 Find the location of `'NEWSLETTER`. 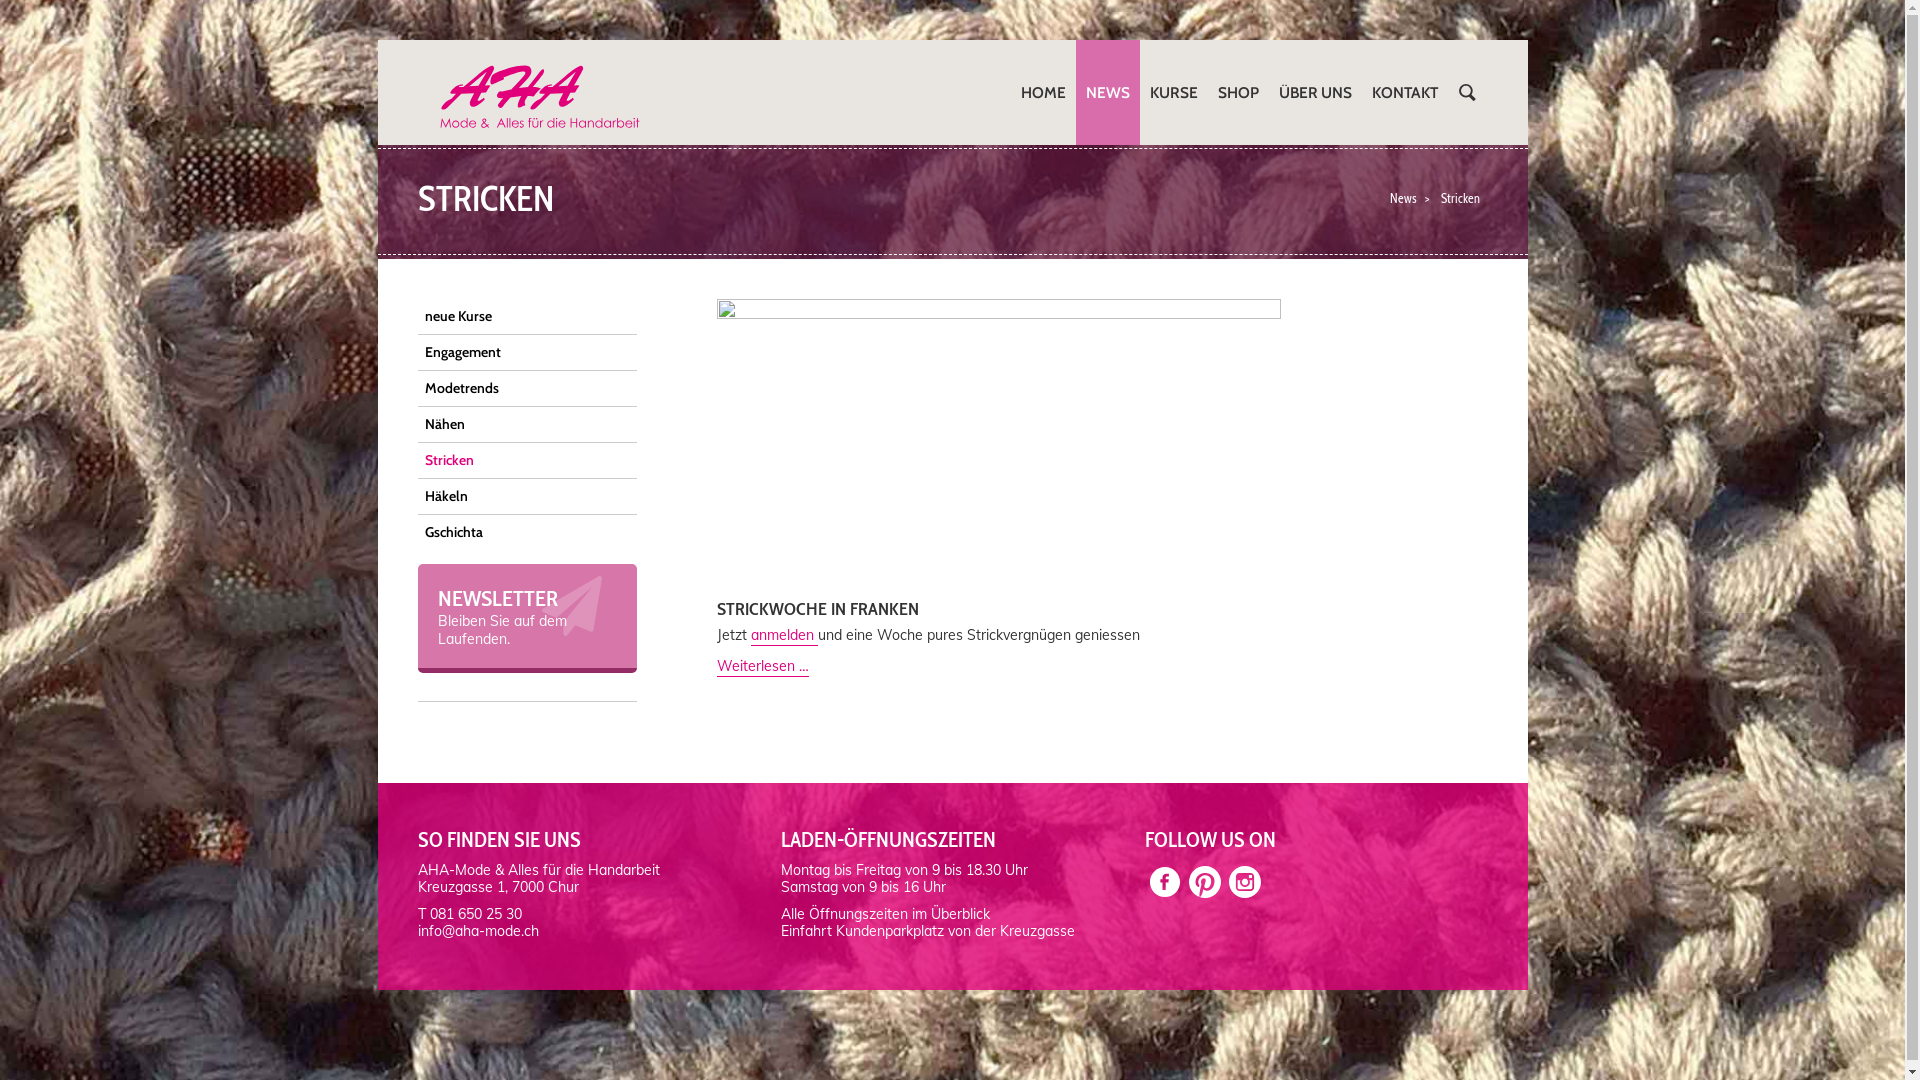

'NEWSLETTER is located at coordinates (527, 617).